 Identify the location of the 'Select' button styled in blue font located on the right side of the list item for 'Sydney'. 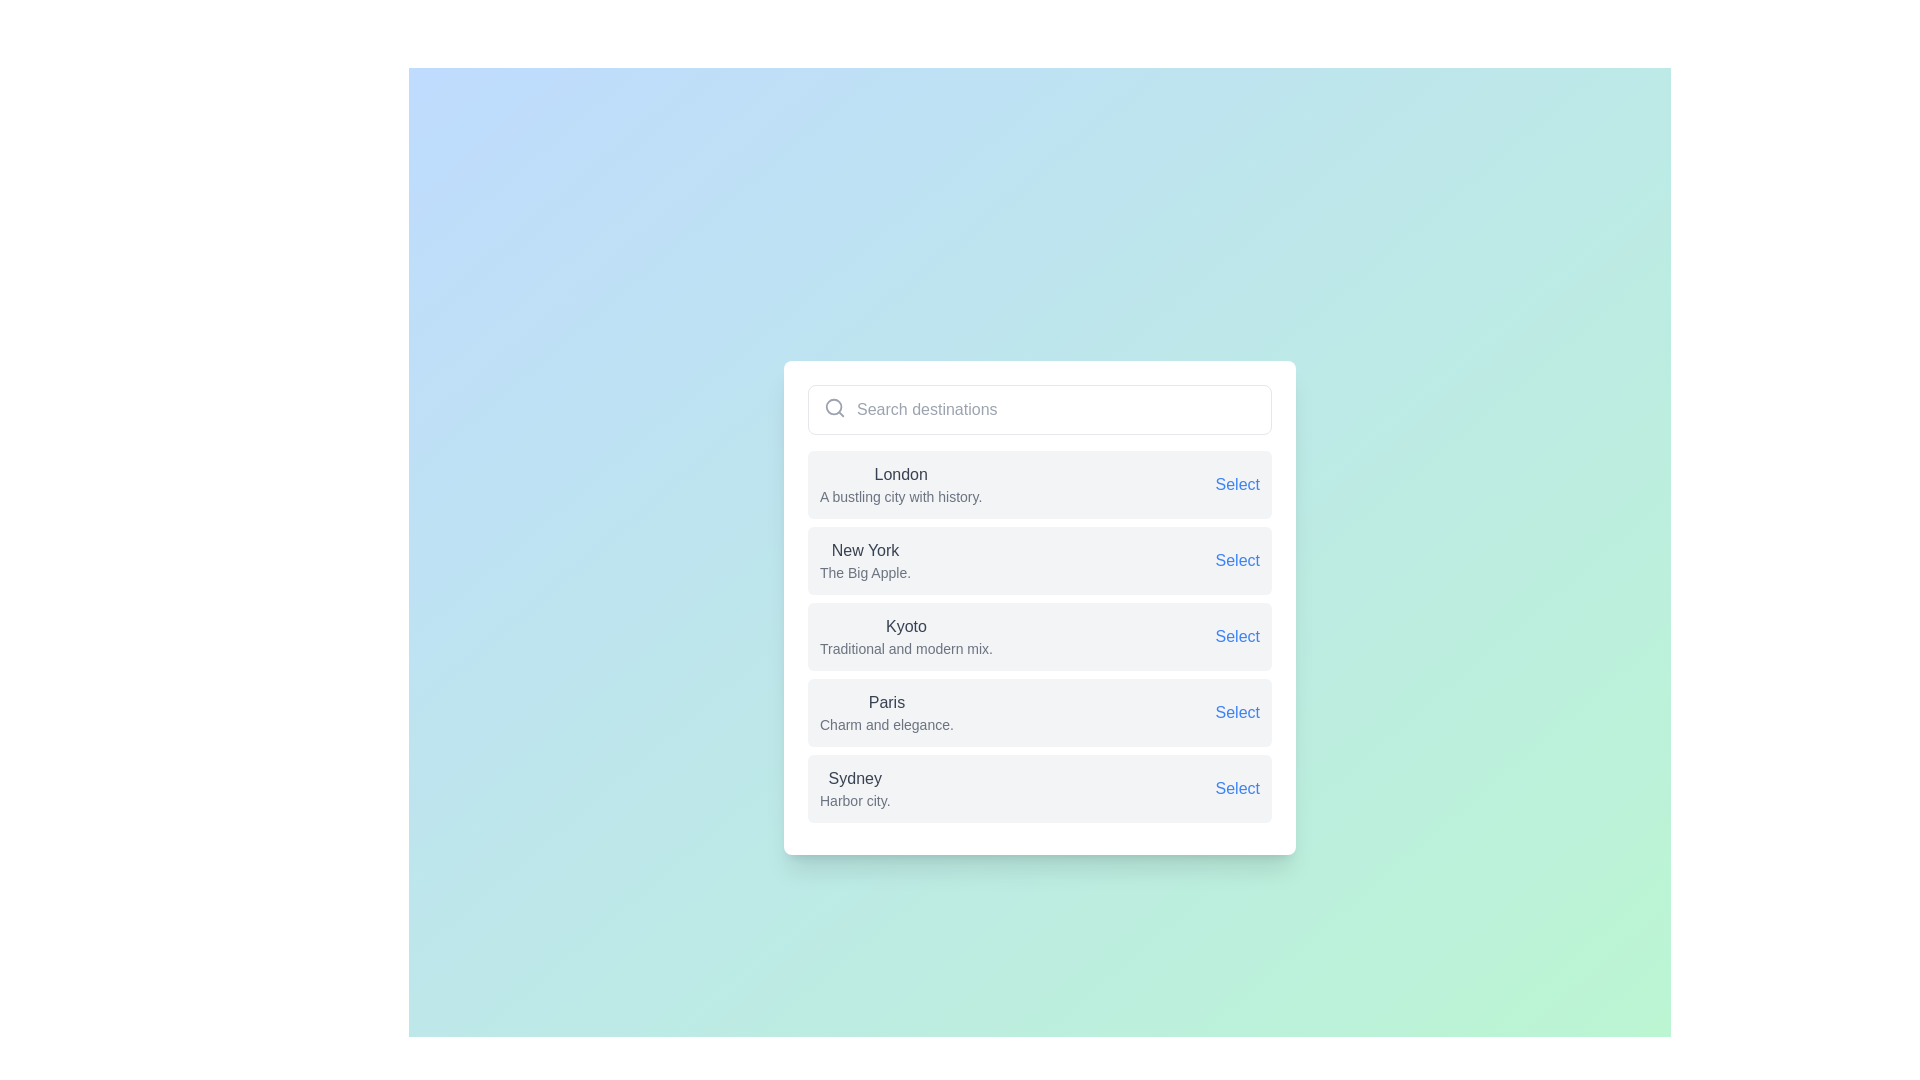
(1236, 788).